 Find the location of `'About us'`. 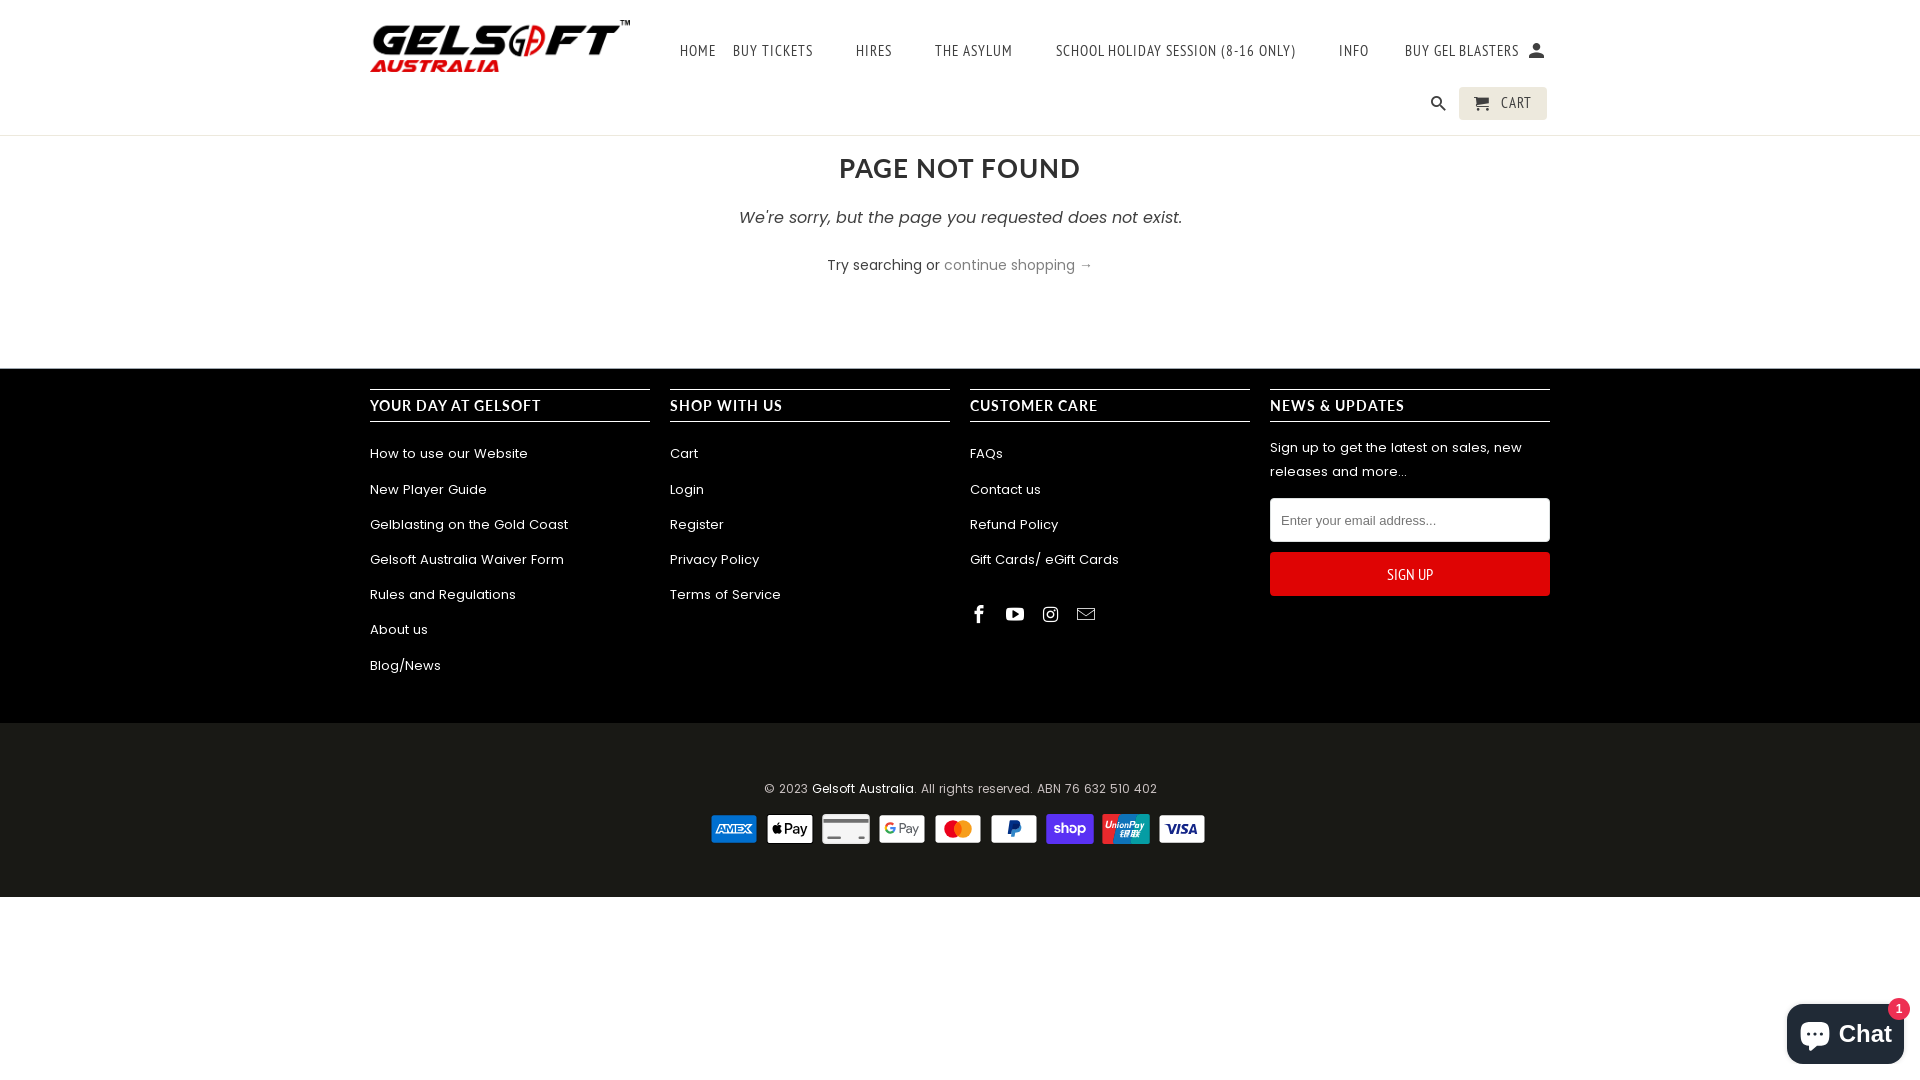

'About us' is located at coordinates (398, 628).